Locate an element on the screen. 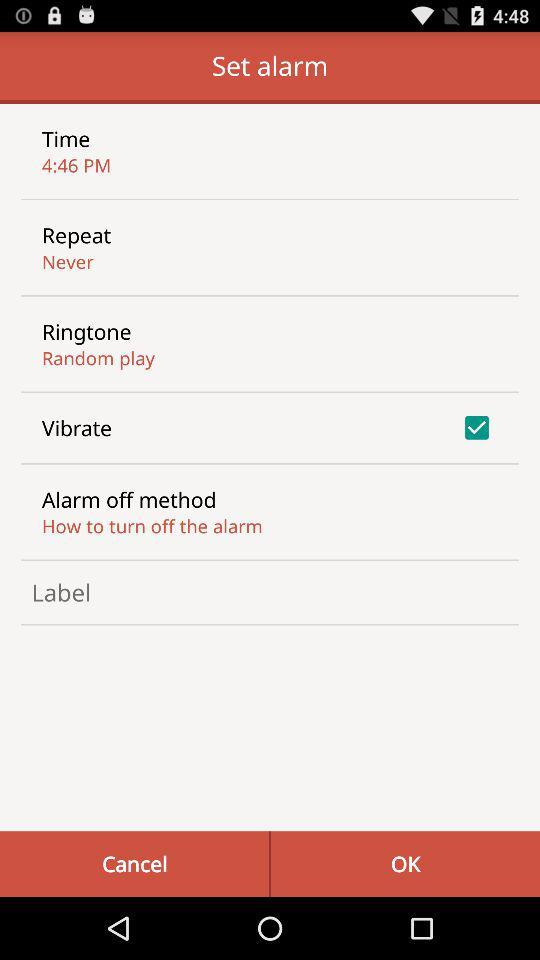 Image resolution: width=540 pixels, height=960 pixels. how to turn icon is located at coordinates (151, 525).